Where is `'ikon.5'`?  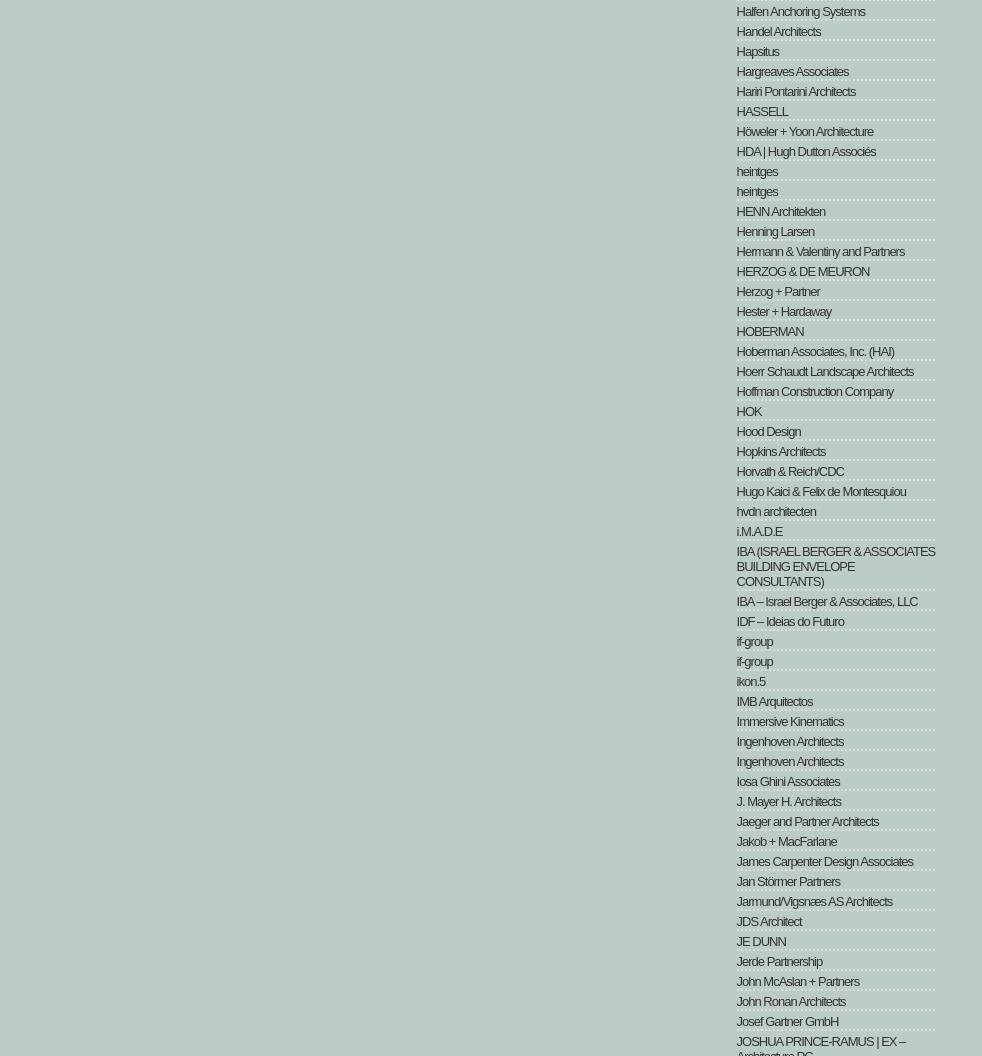
'ikon.5' is located at coordinates (750, 681).